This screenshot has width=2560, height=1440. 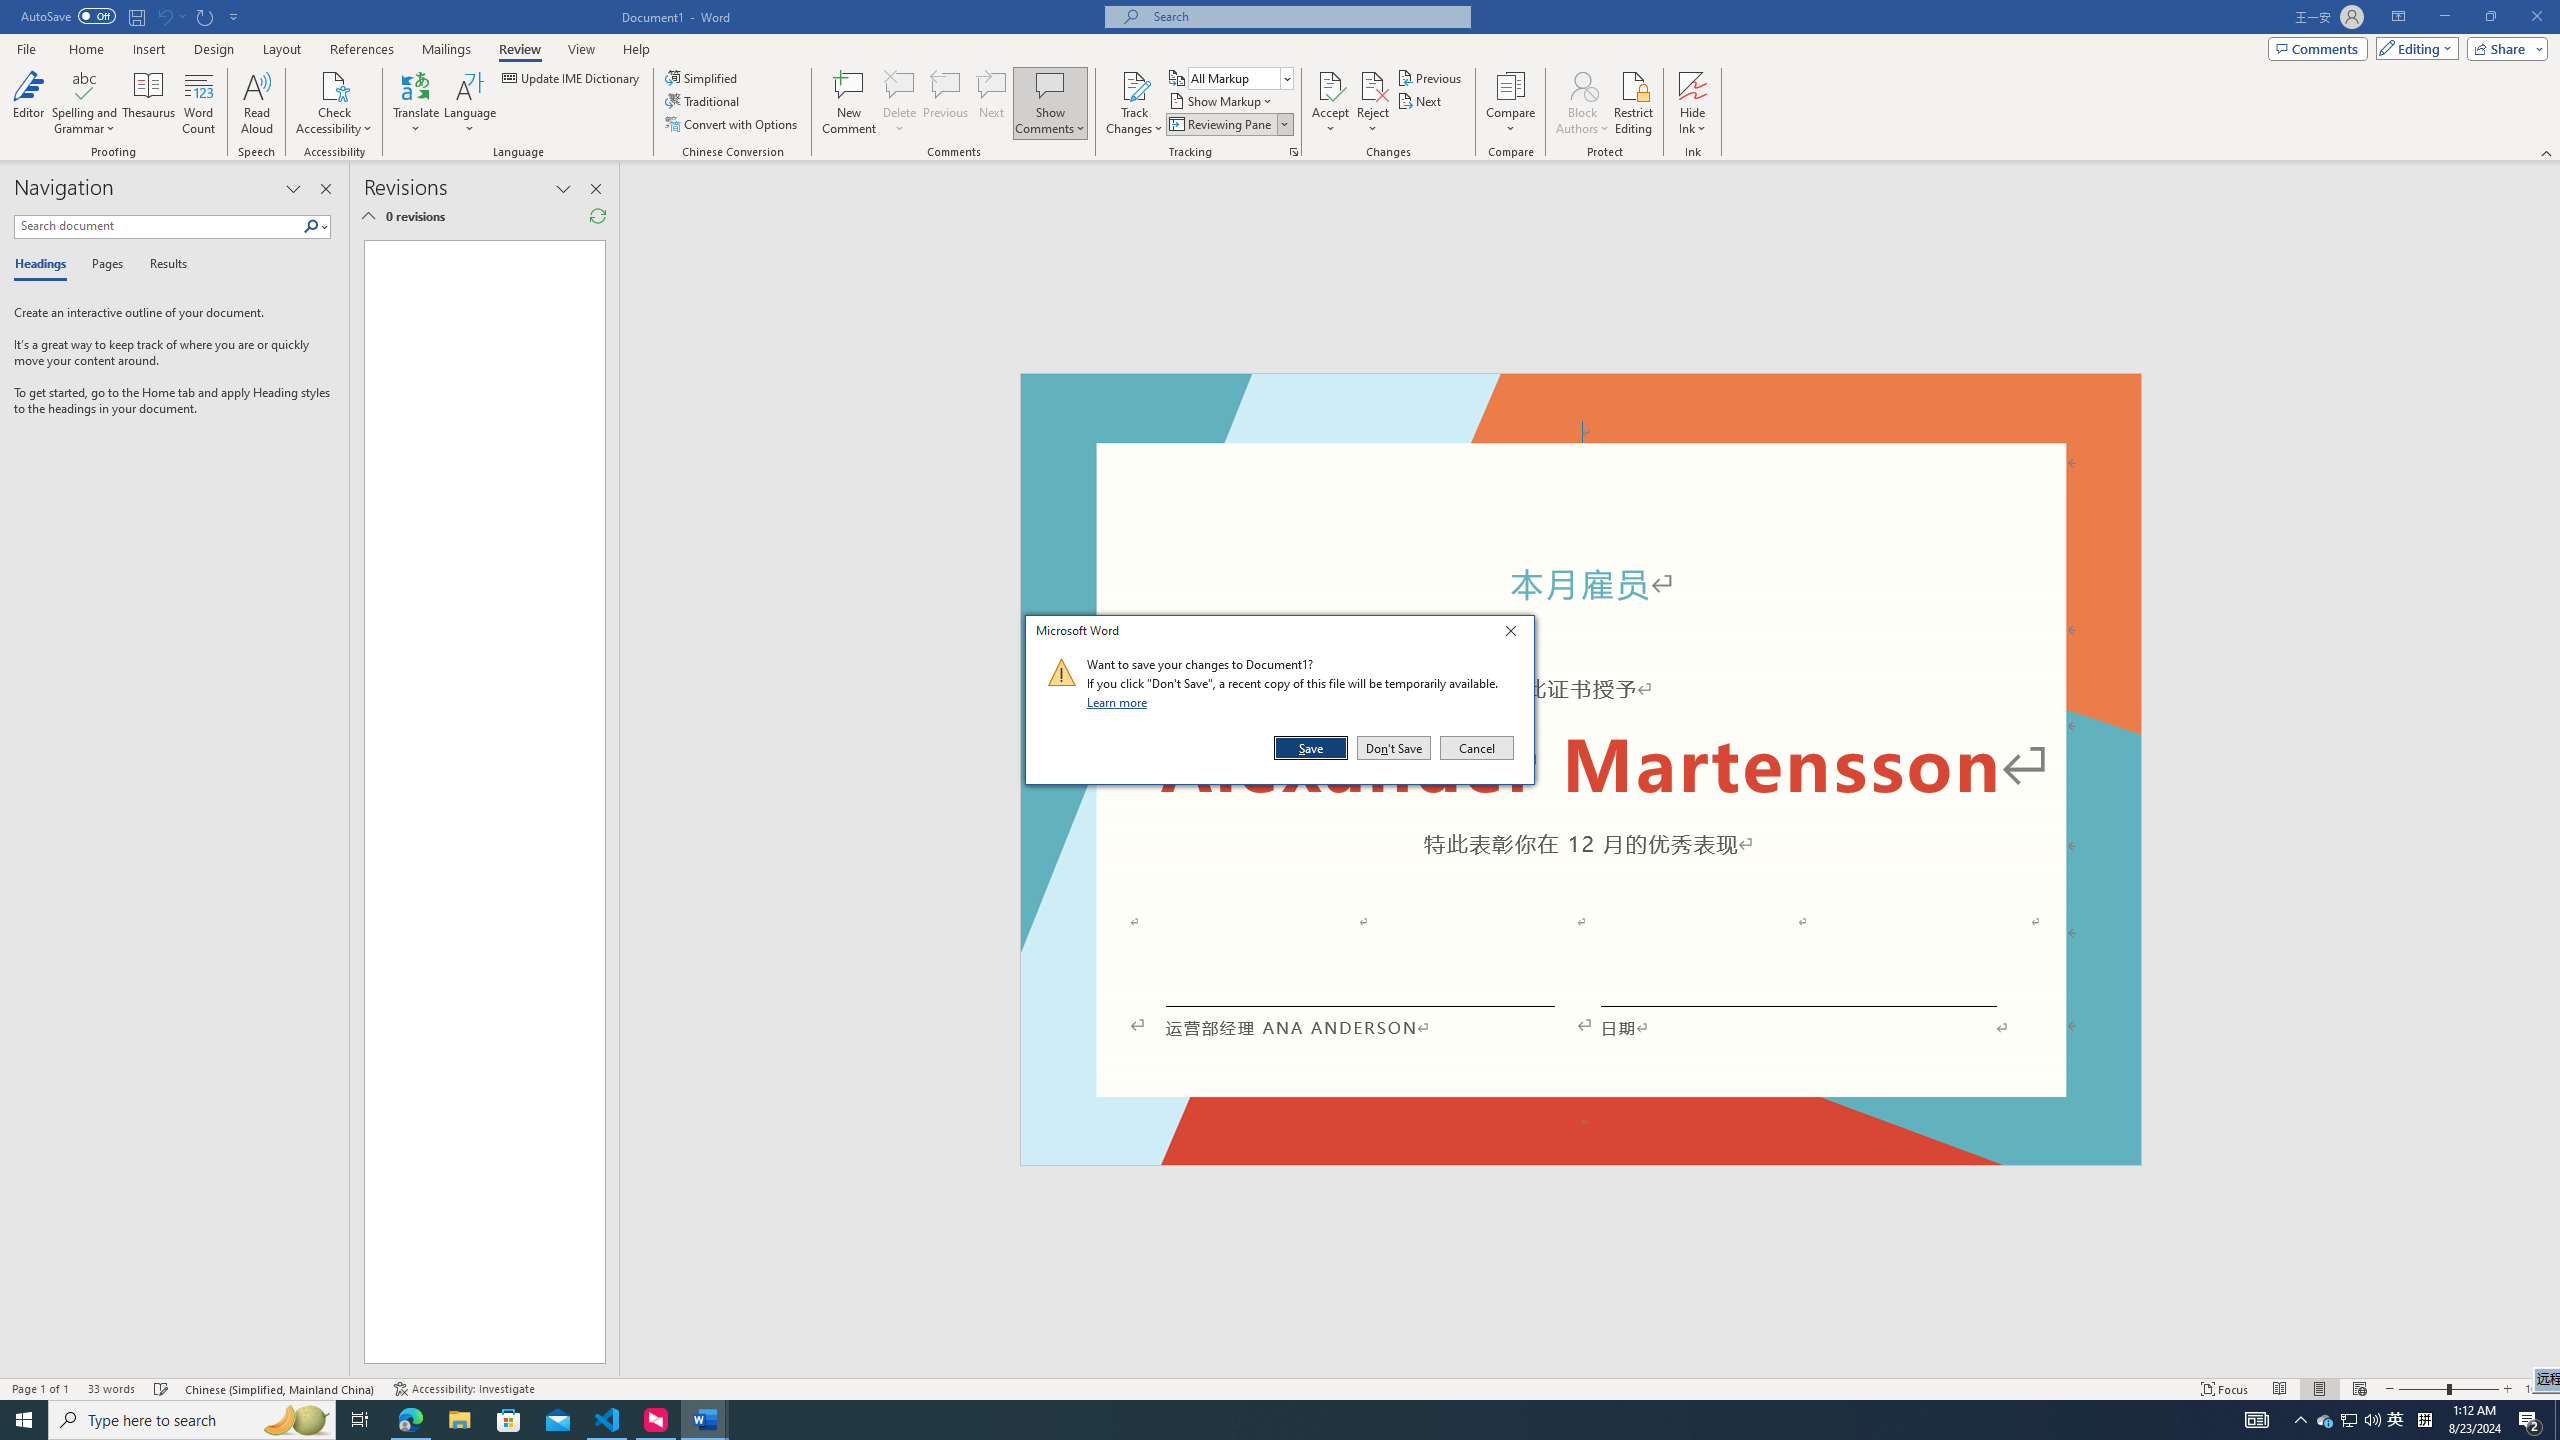 I want to click on 'Spelling and Grammar Check Checking', so click(x=162, y=1389).